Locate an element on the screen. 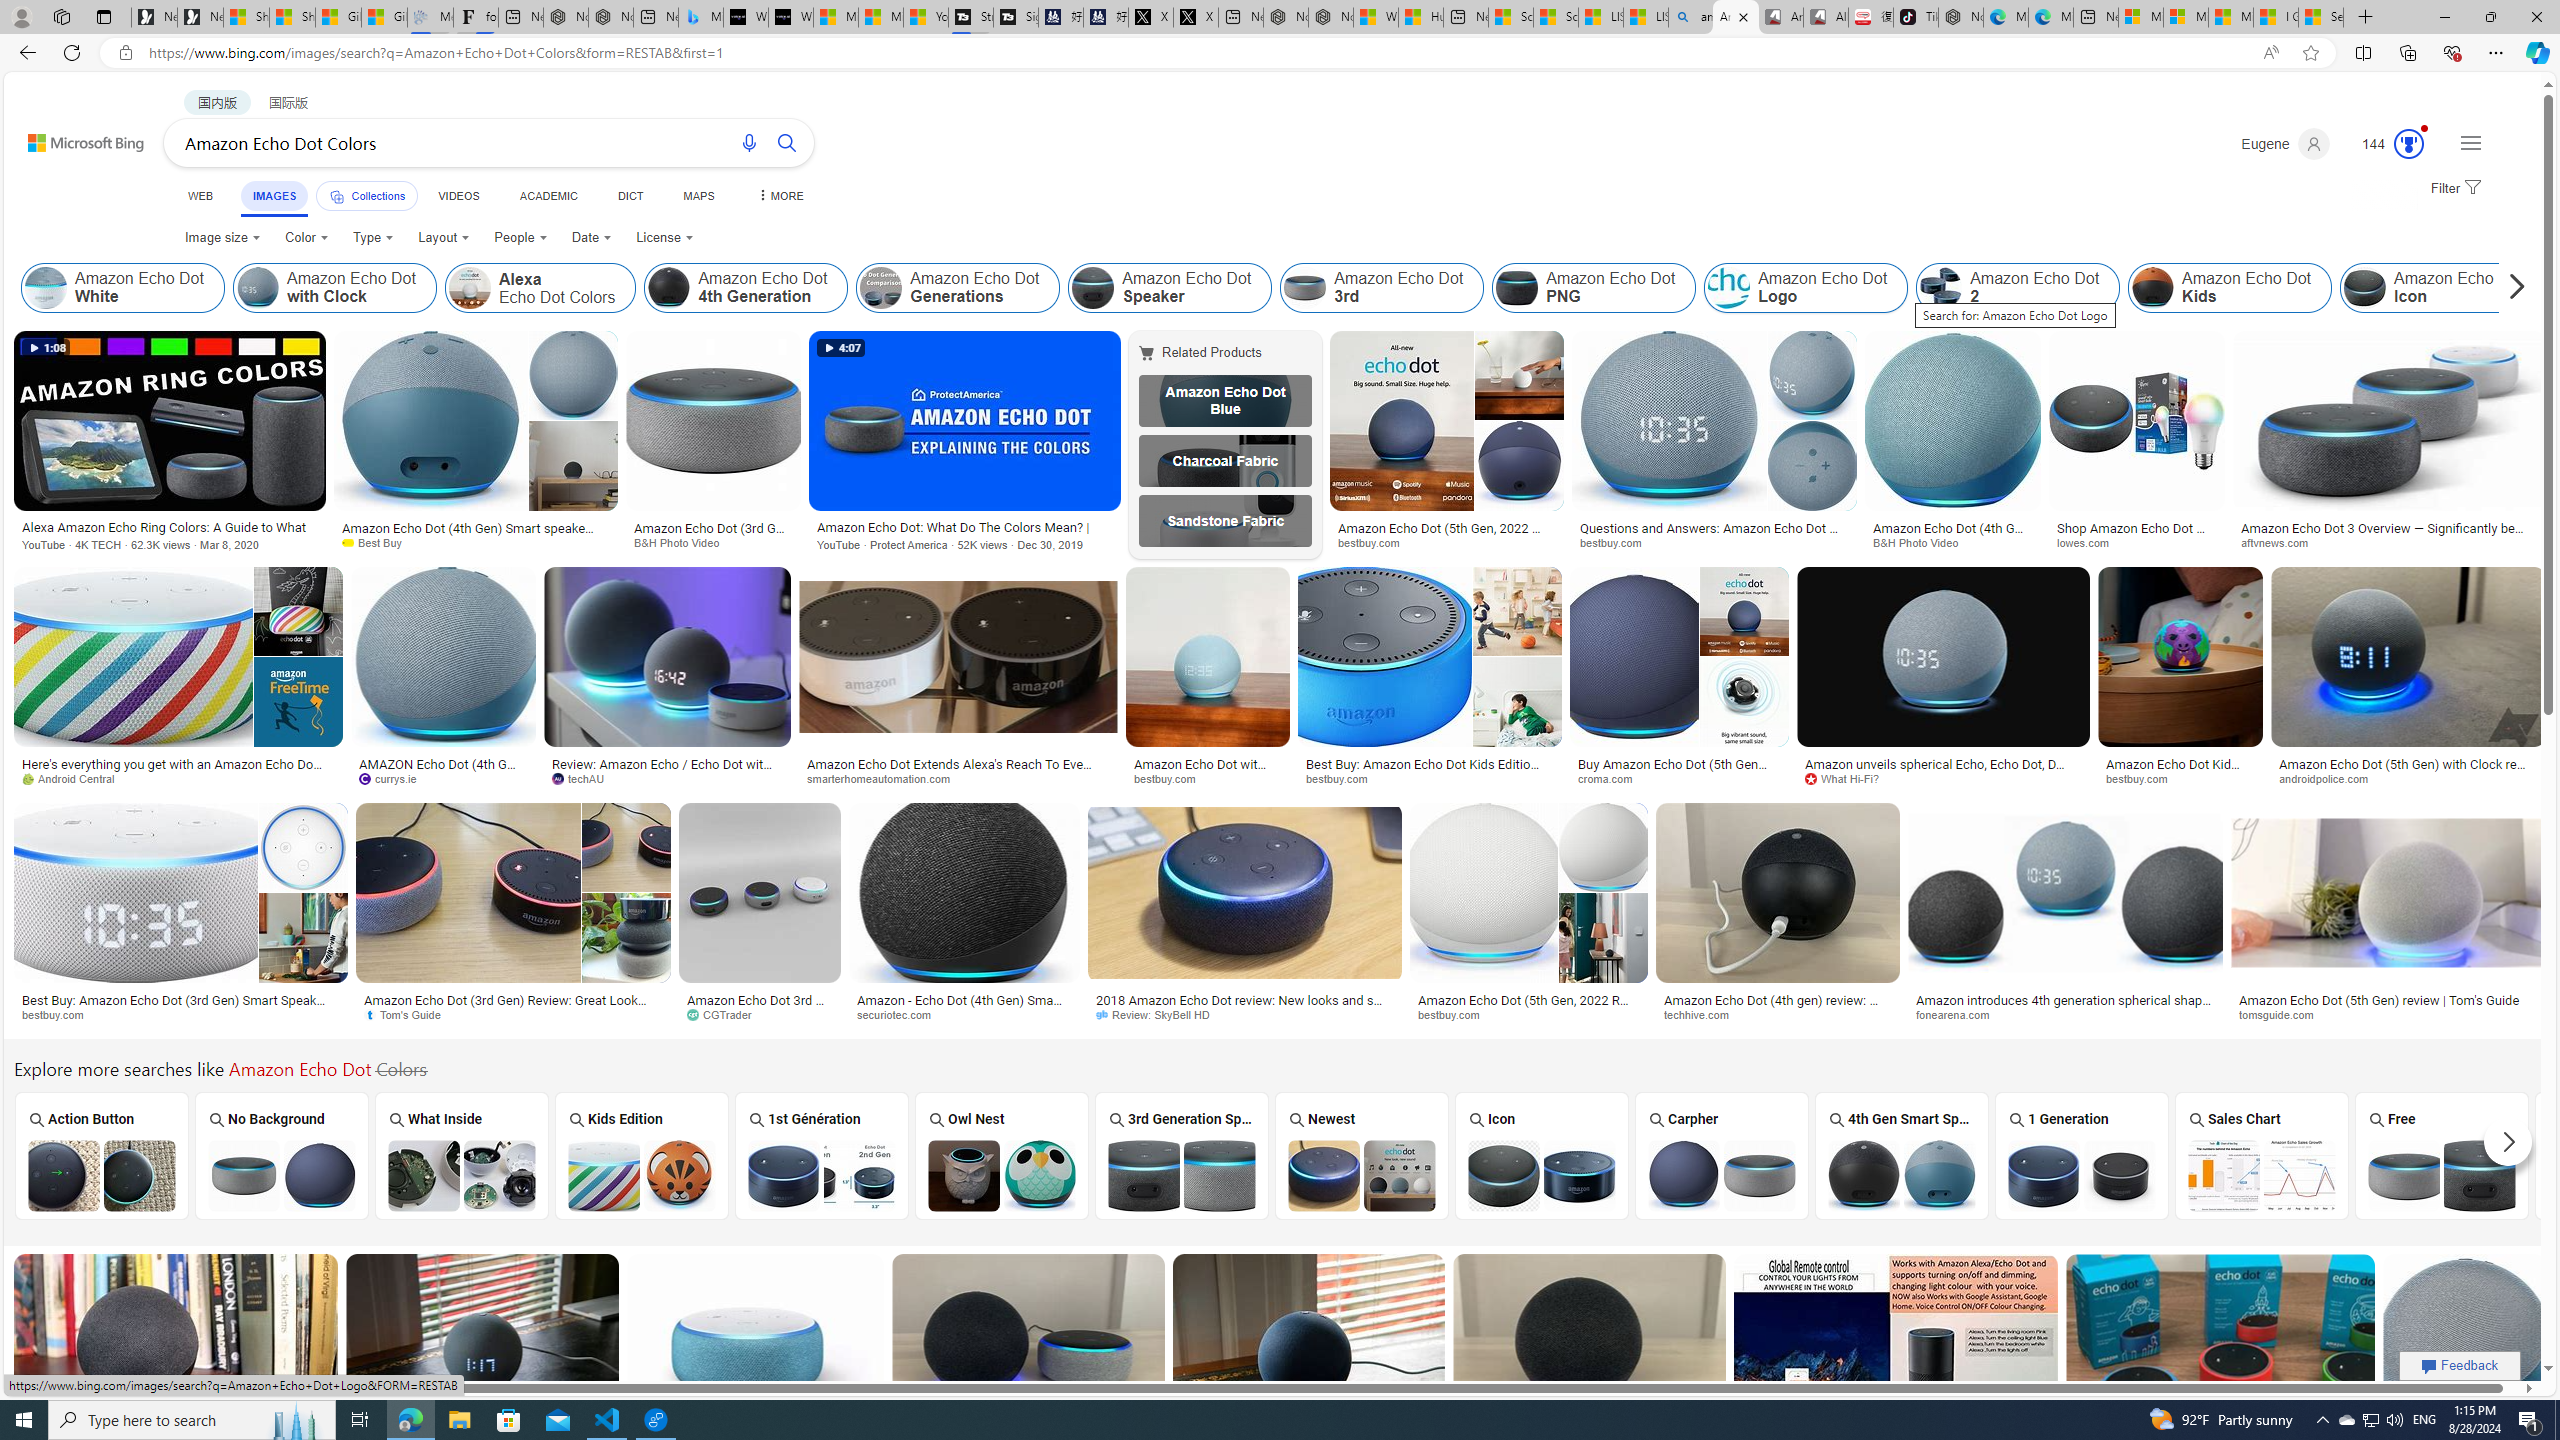 Image resolution: width=2560 pixels, height=1440 pixels. 'Image size' is located at coordinates (224, 237).